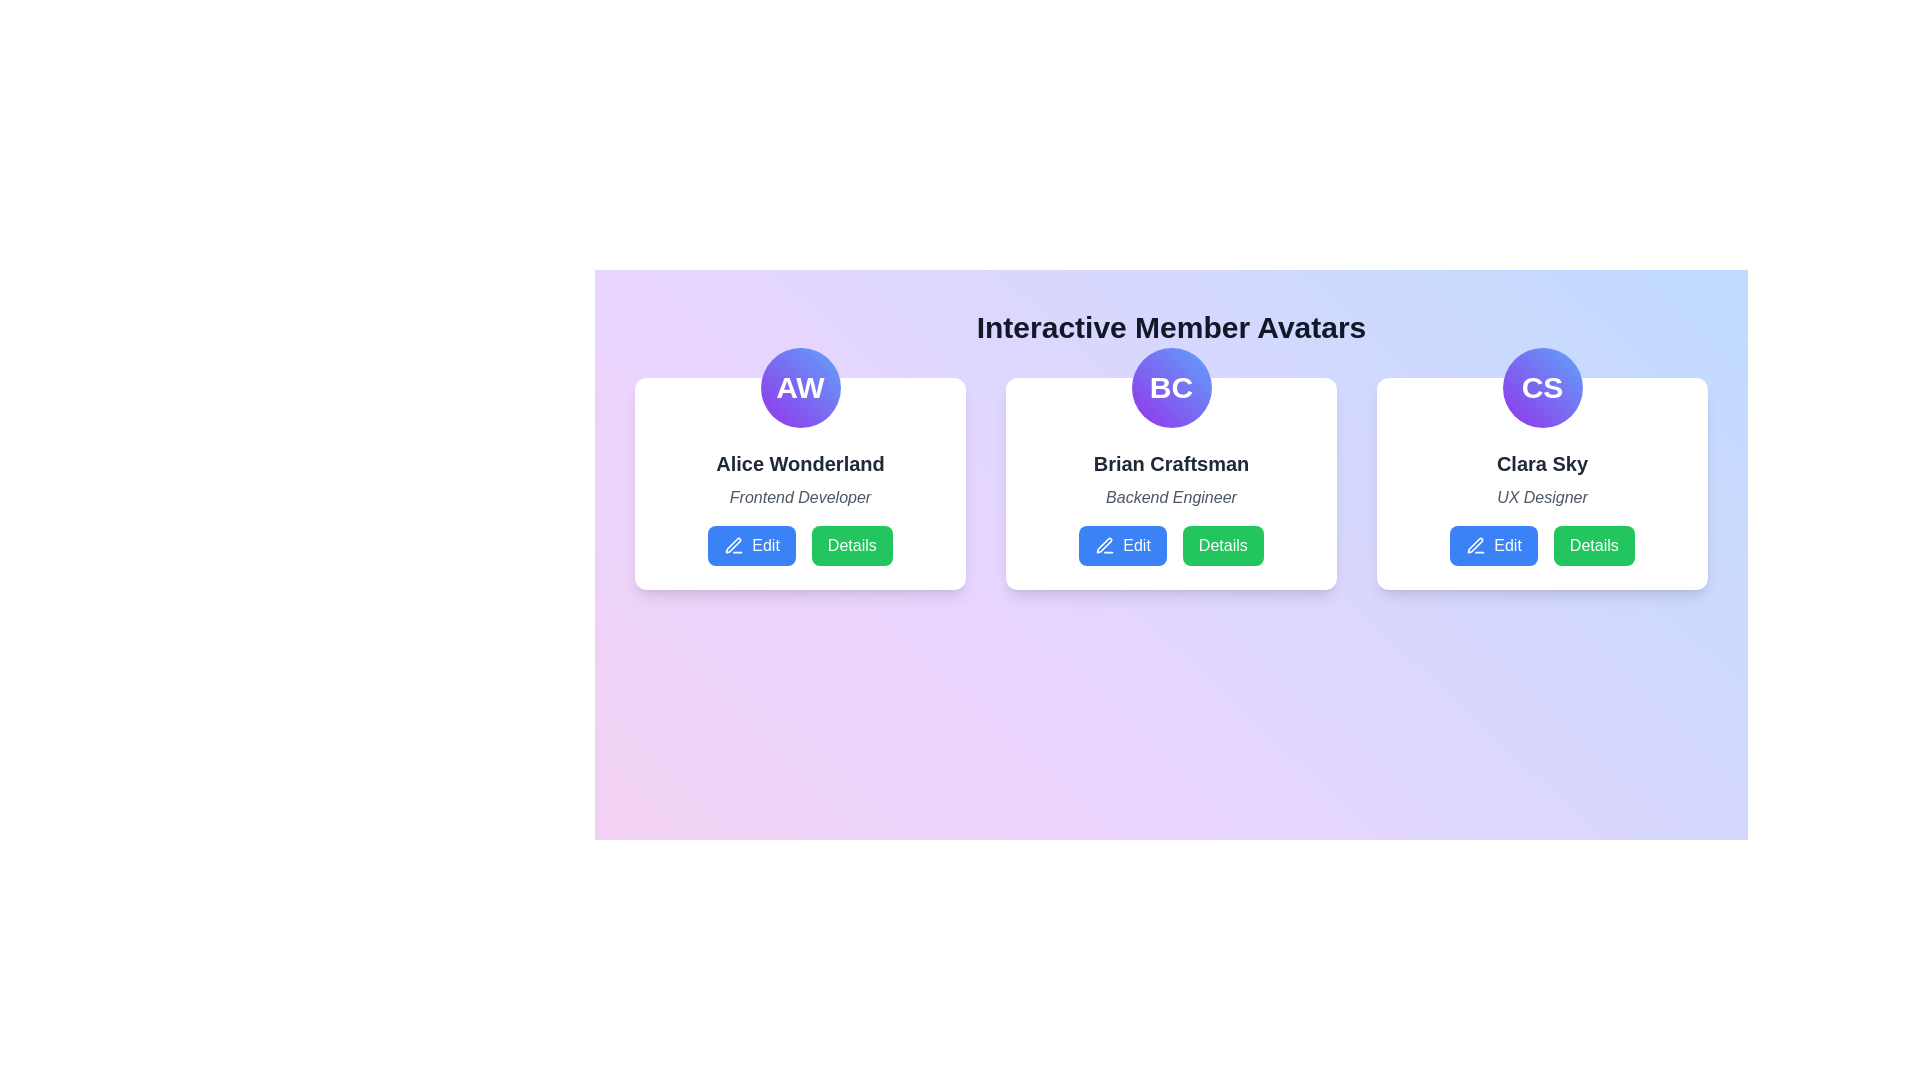 Image resolution: width=1920 pixels, height=1080 pixels. I want to click on the text element that displays the individual's name, located above the job title 'Frontend Developer' within the content card under the avatar labeled 'AW', so click(800, 463).